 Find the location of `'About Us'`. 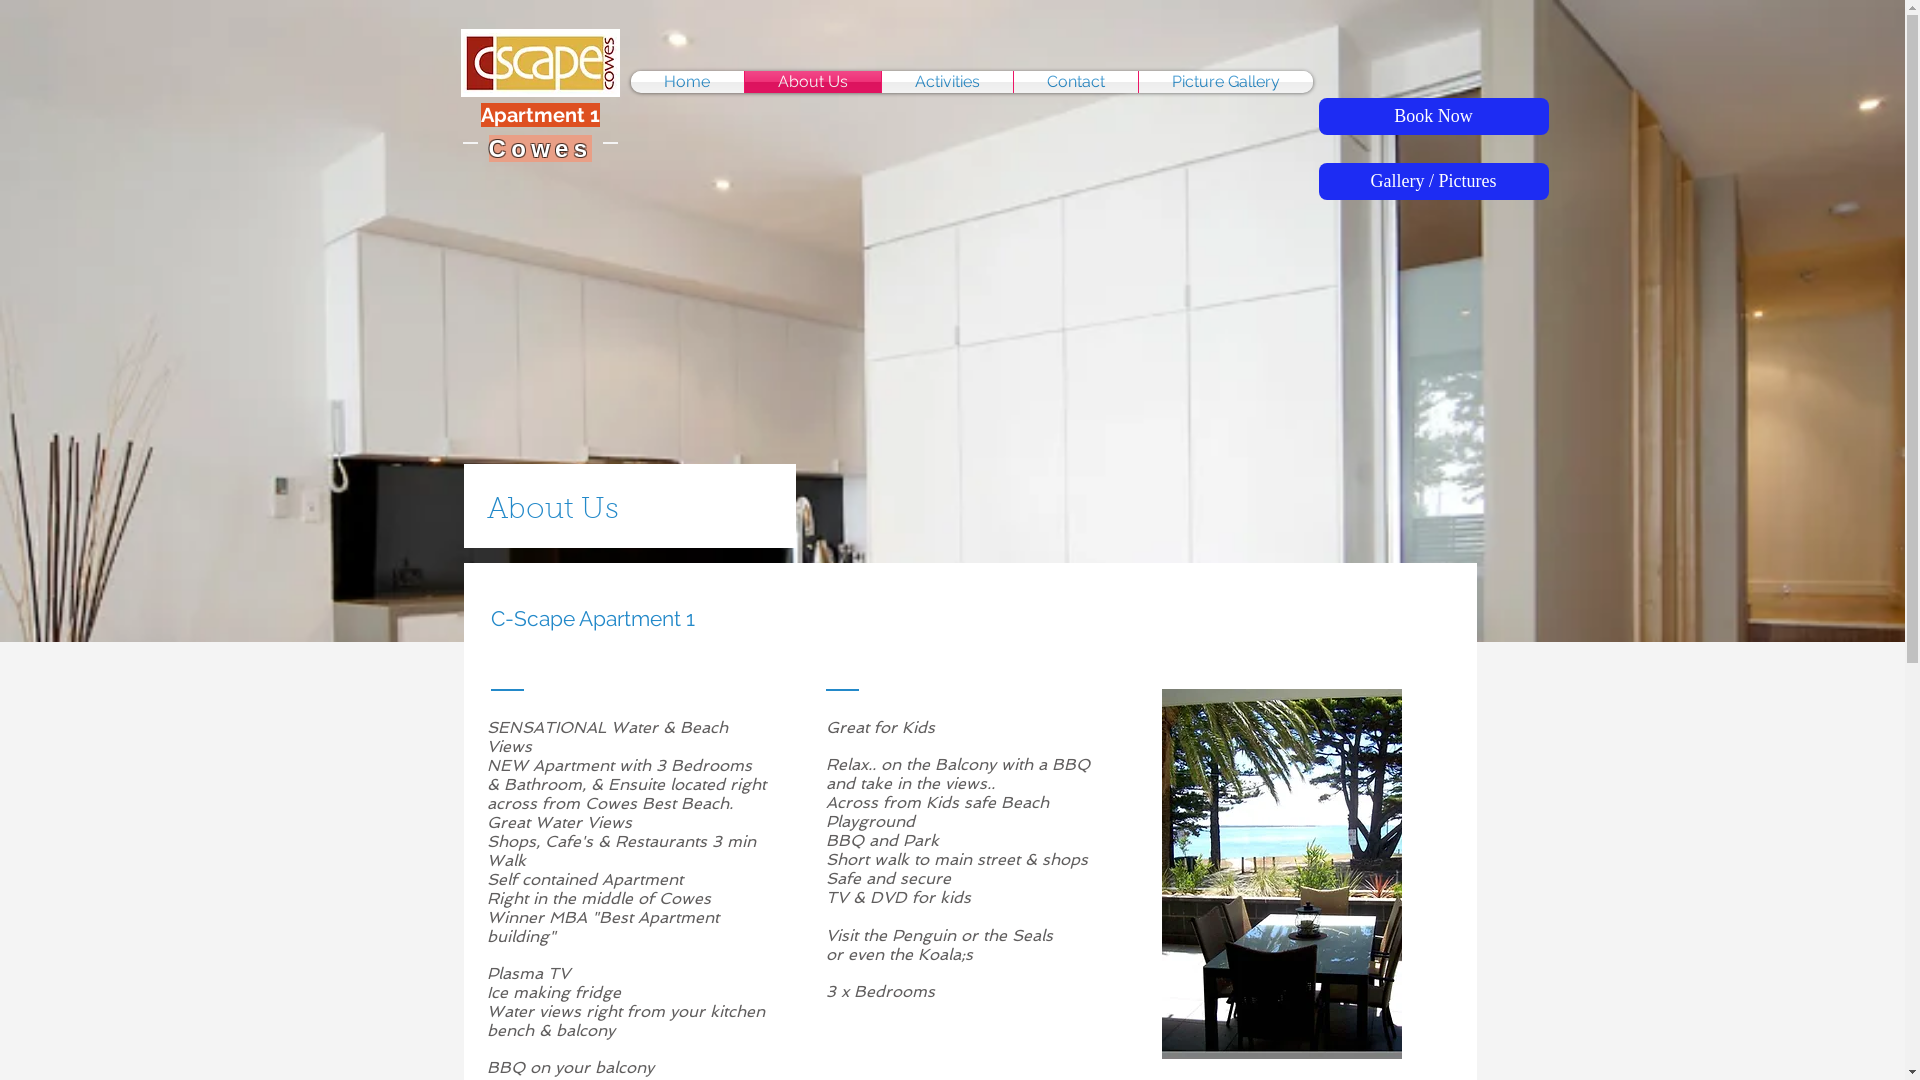

'About Us' is located at coordinates (811, 80).